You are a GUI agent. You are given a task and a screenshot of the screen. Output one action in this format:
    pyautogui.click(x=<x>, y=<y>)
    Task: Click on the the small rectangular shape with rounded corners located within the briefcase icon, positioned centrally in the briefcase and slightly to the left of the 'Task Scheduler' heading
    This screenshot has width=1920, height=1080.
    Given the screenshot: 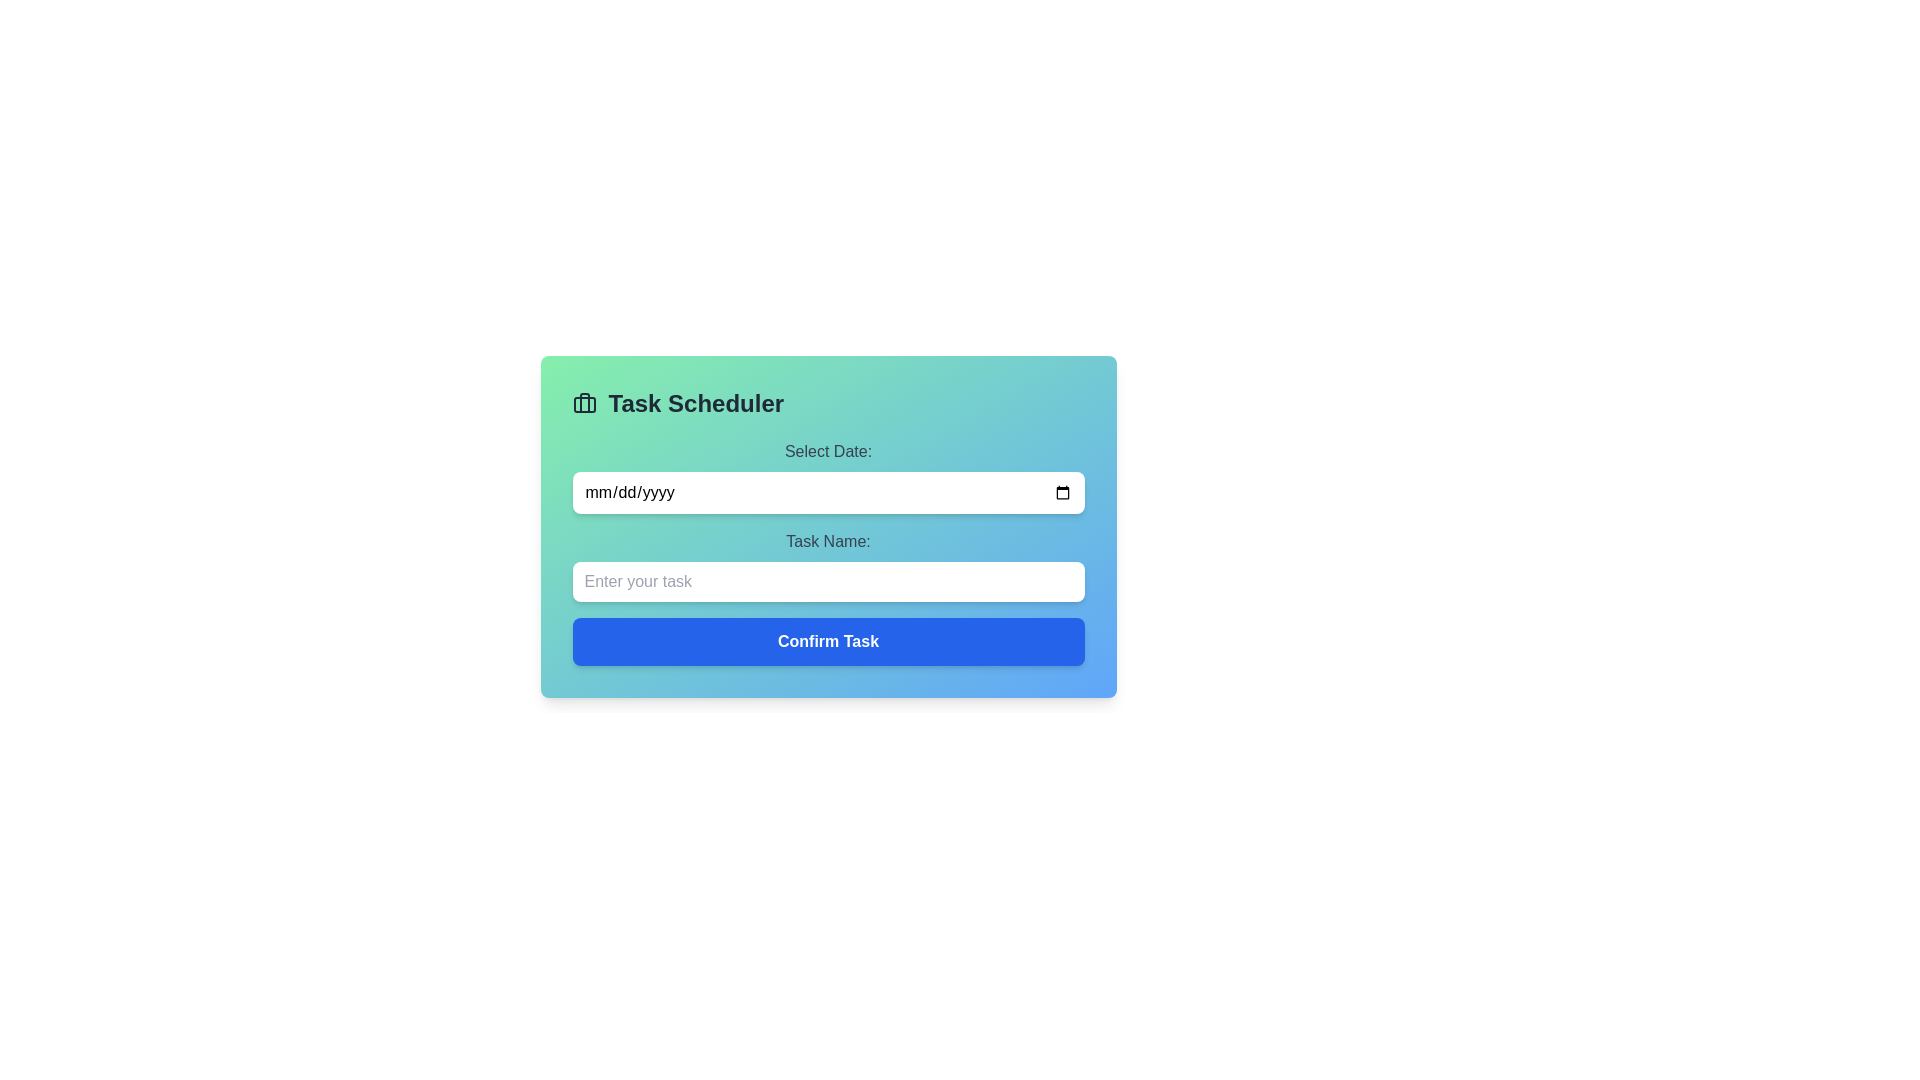 What is the action you would take?
    pyautogui.click(x=583, y=405)
    